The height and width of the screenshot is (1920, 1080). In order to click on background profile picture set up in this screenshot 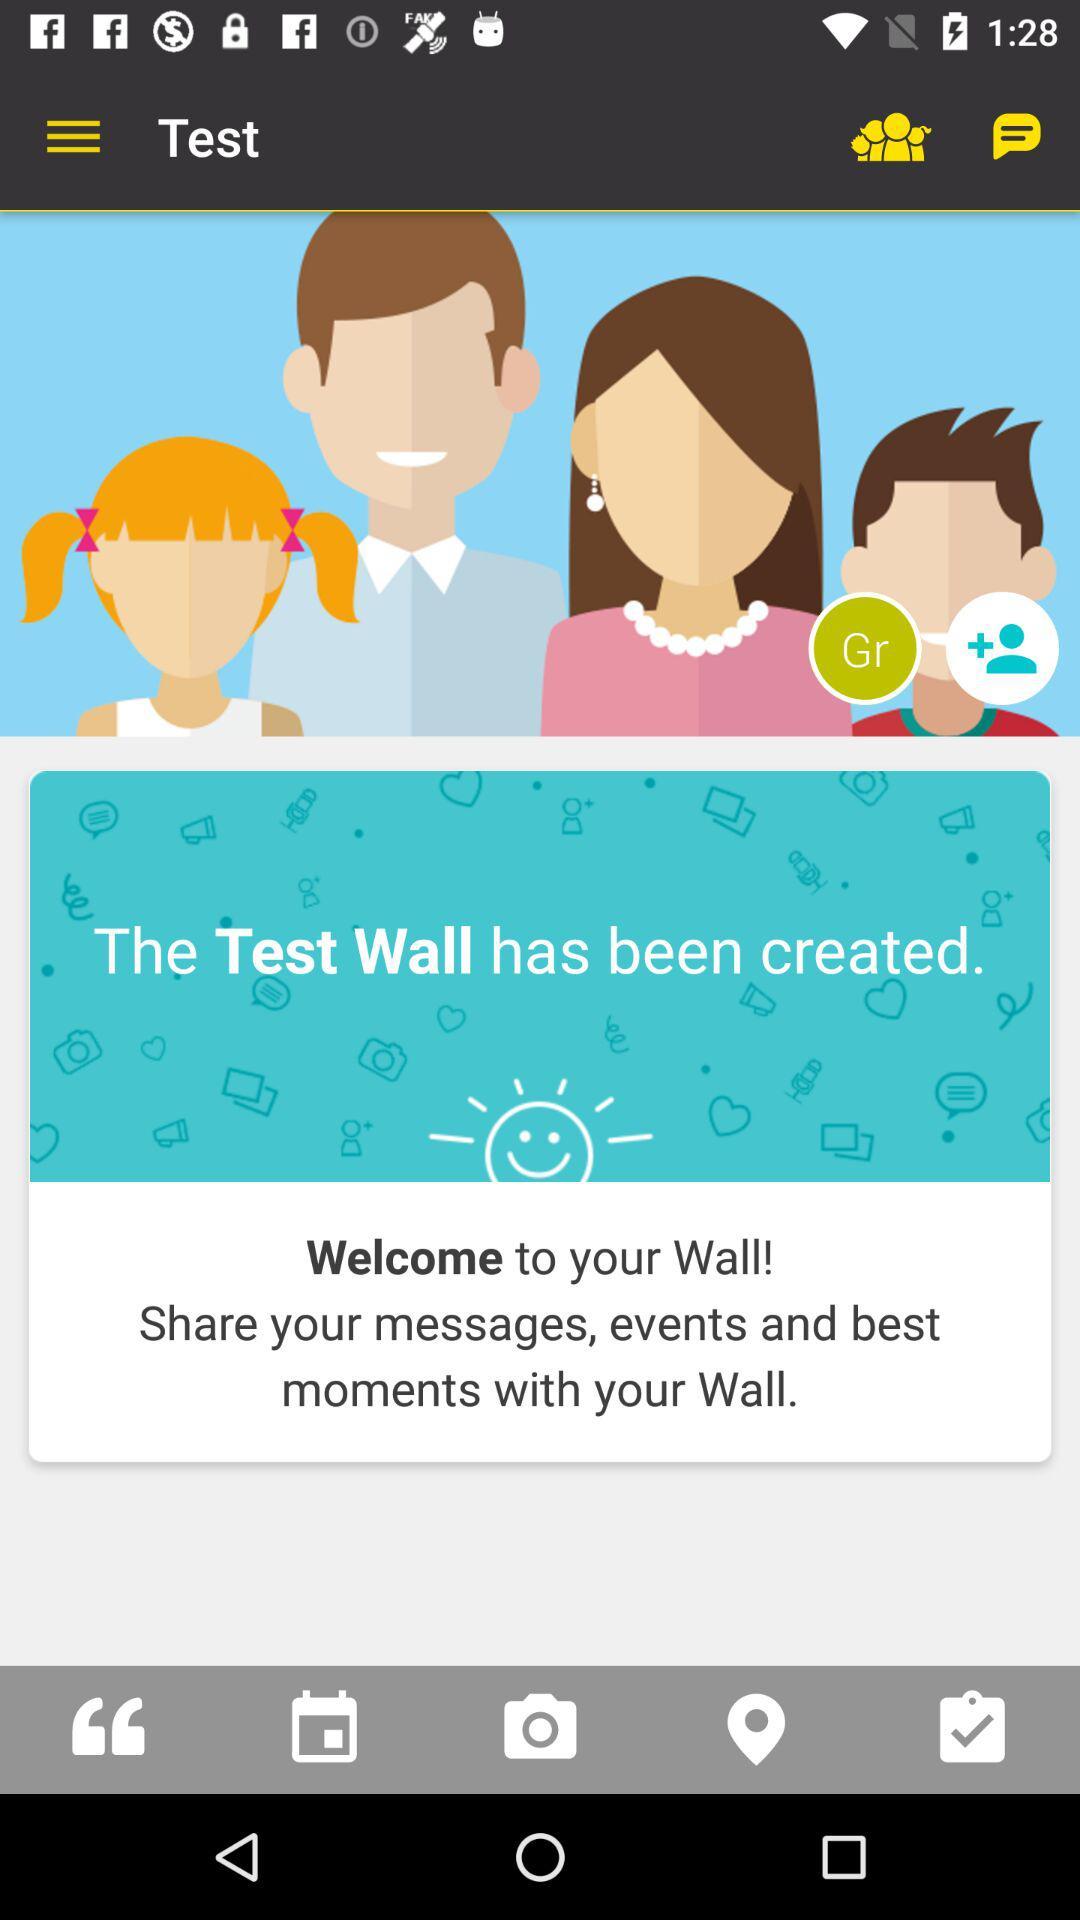, I will do `click(540, 473)`.